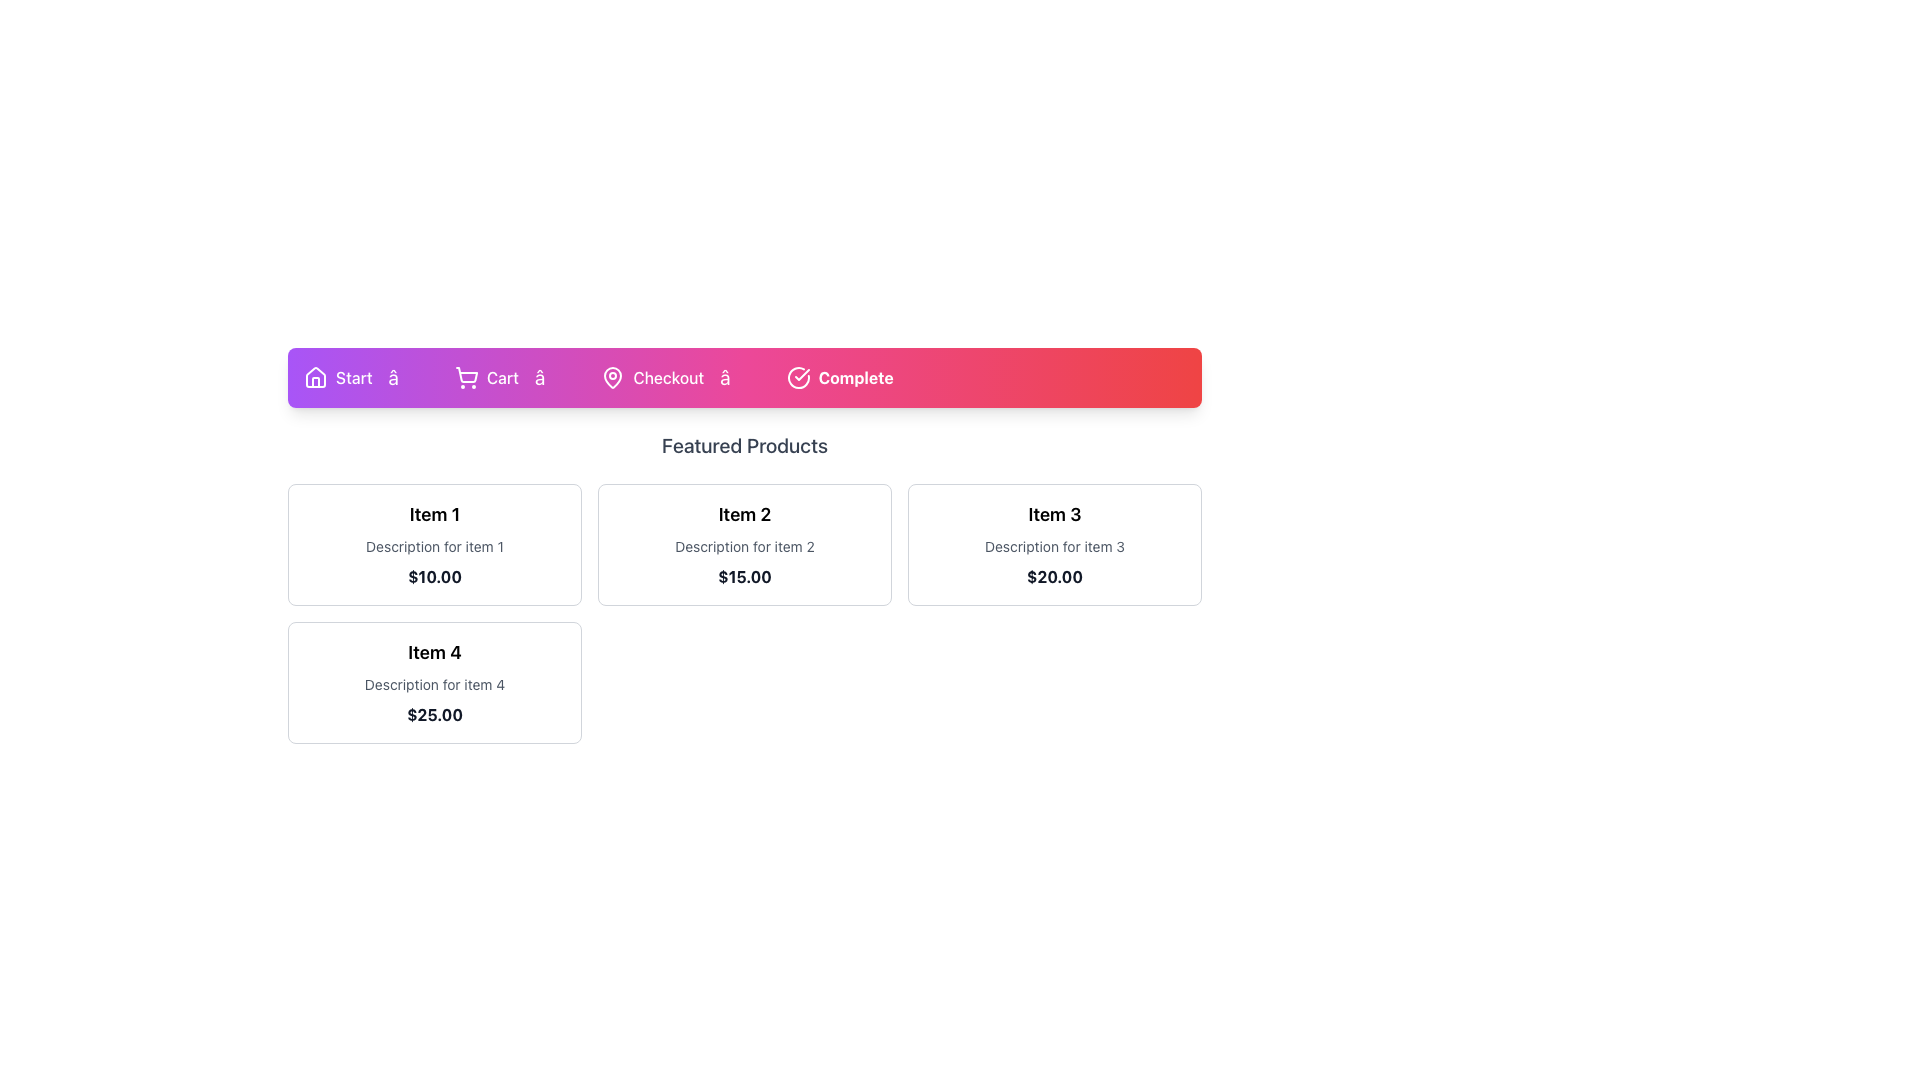 The width and height of the screenshot is (1920, 1080). What do you see at coordinates (743, 577) in the screenshot?
I see `the price information text label located at the bottom of the second card in the 'Featured Products' section, under the title 'Item 2'` at bounding box center [743, 577].